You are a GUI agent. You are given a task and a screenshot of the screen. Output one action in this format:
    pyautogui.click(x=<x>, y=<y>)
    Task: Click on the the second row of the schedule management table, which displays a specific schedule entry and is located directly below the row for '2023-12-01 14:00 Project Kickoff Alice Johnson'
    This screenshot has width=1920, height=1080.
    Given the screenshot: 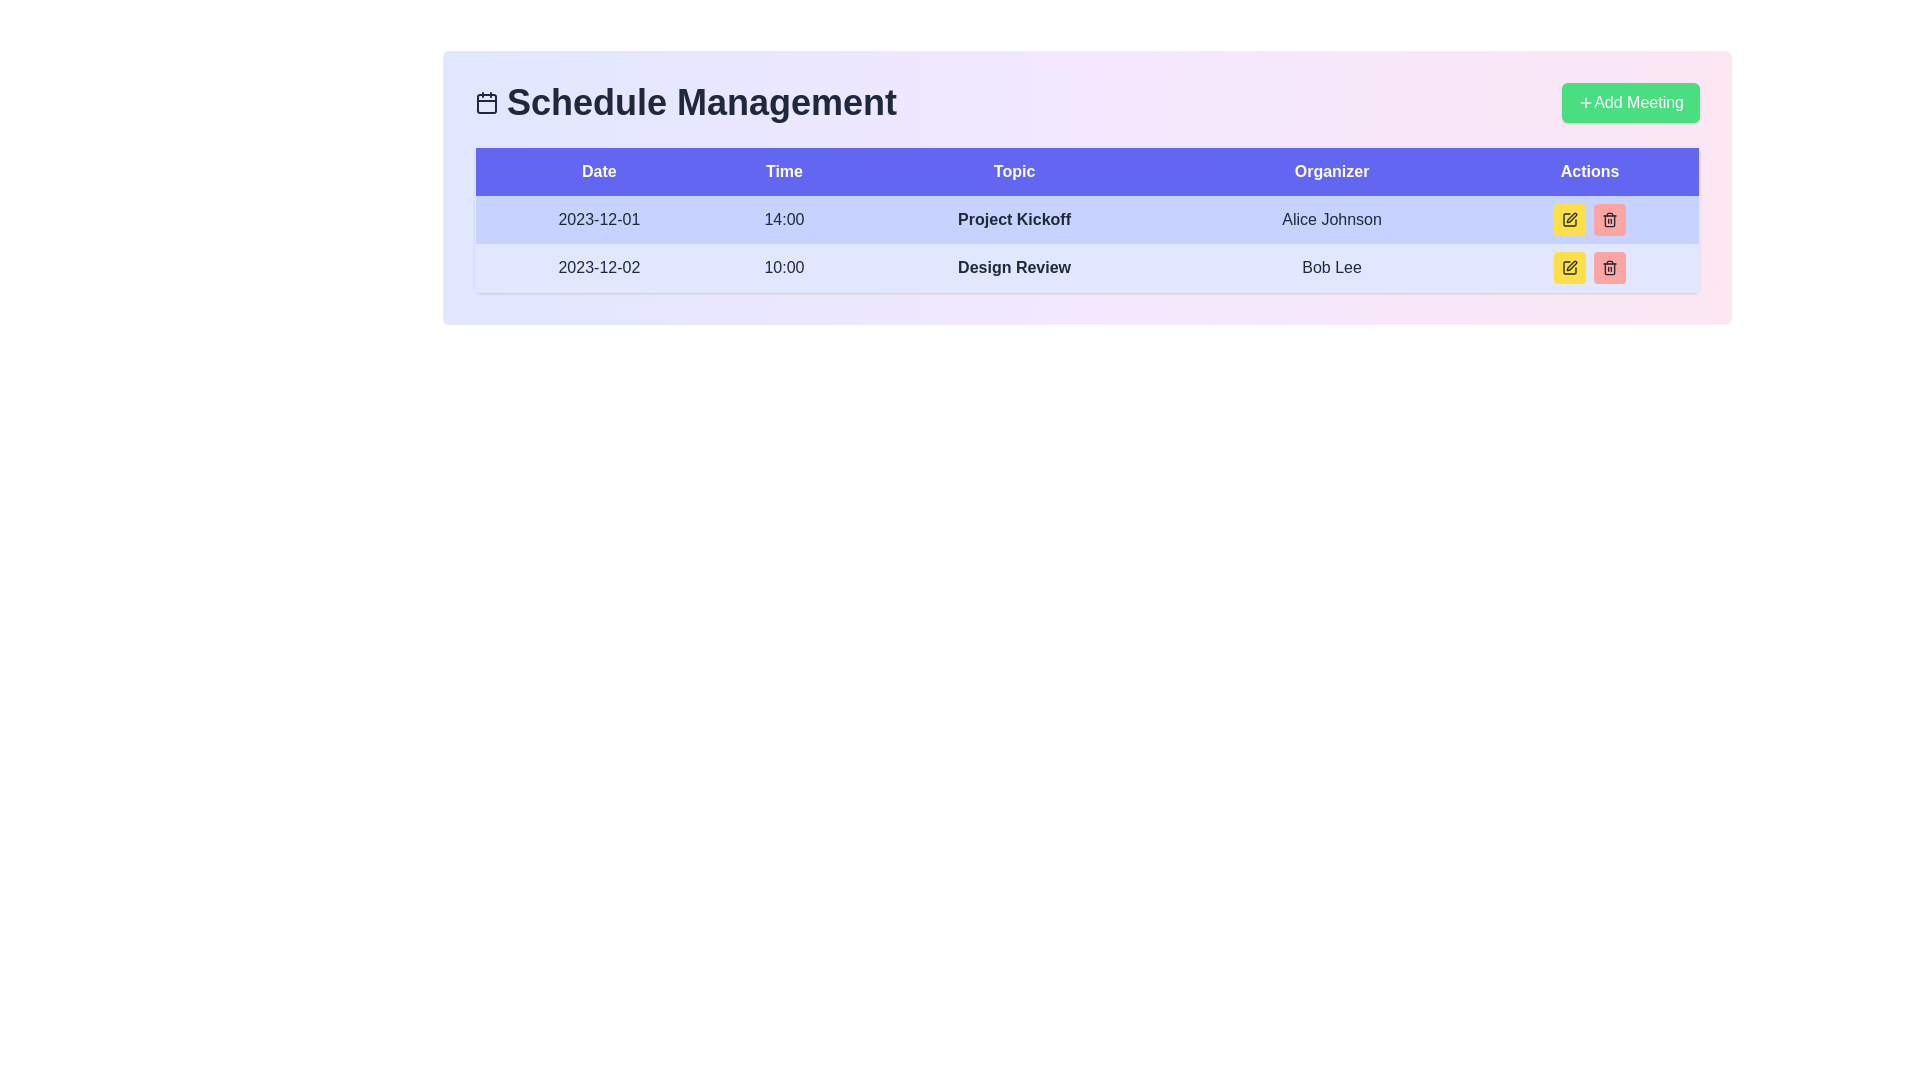 What is the action you would take?
    pyautogui.click(x=1086, y=267)
    